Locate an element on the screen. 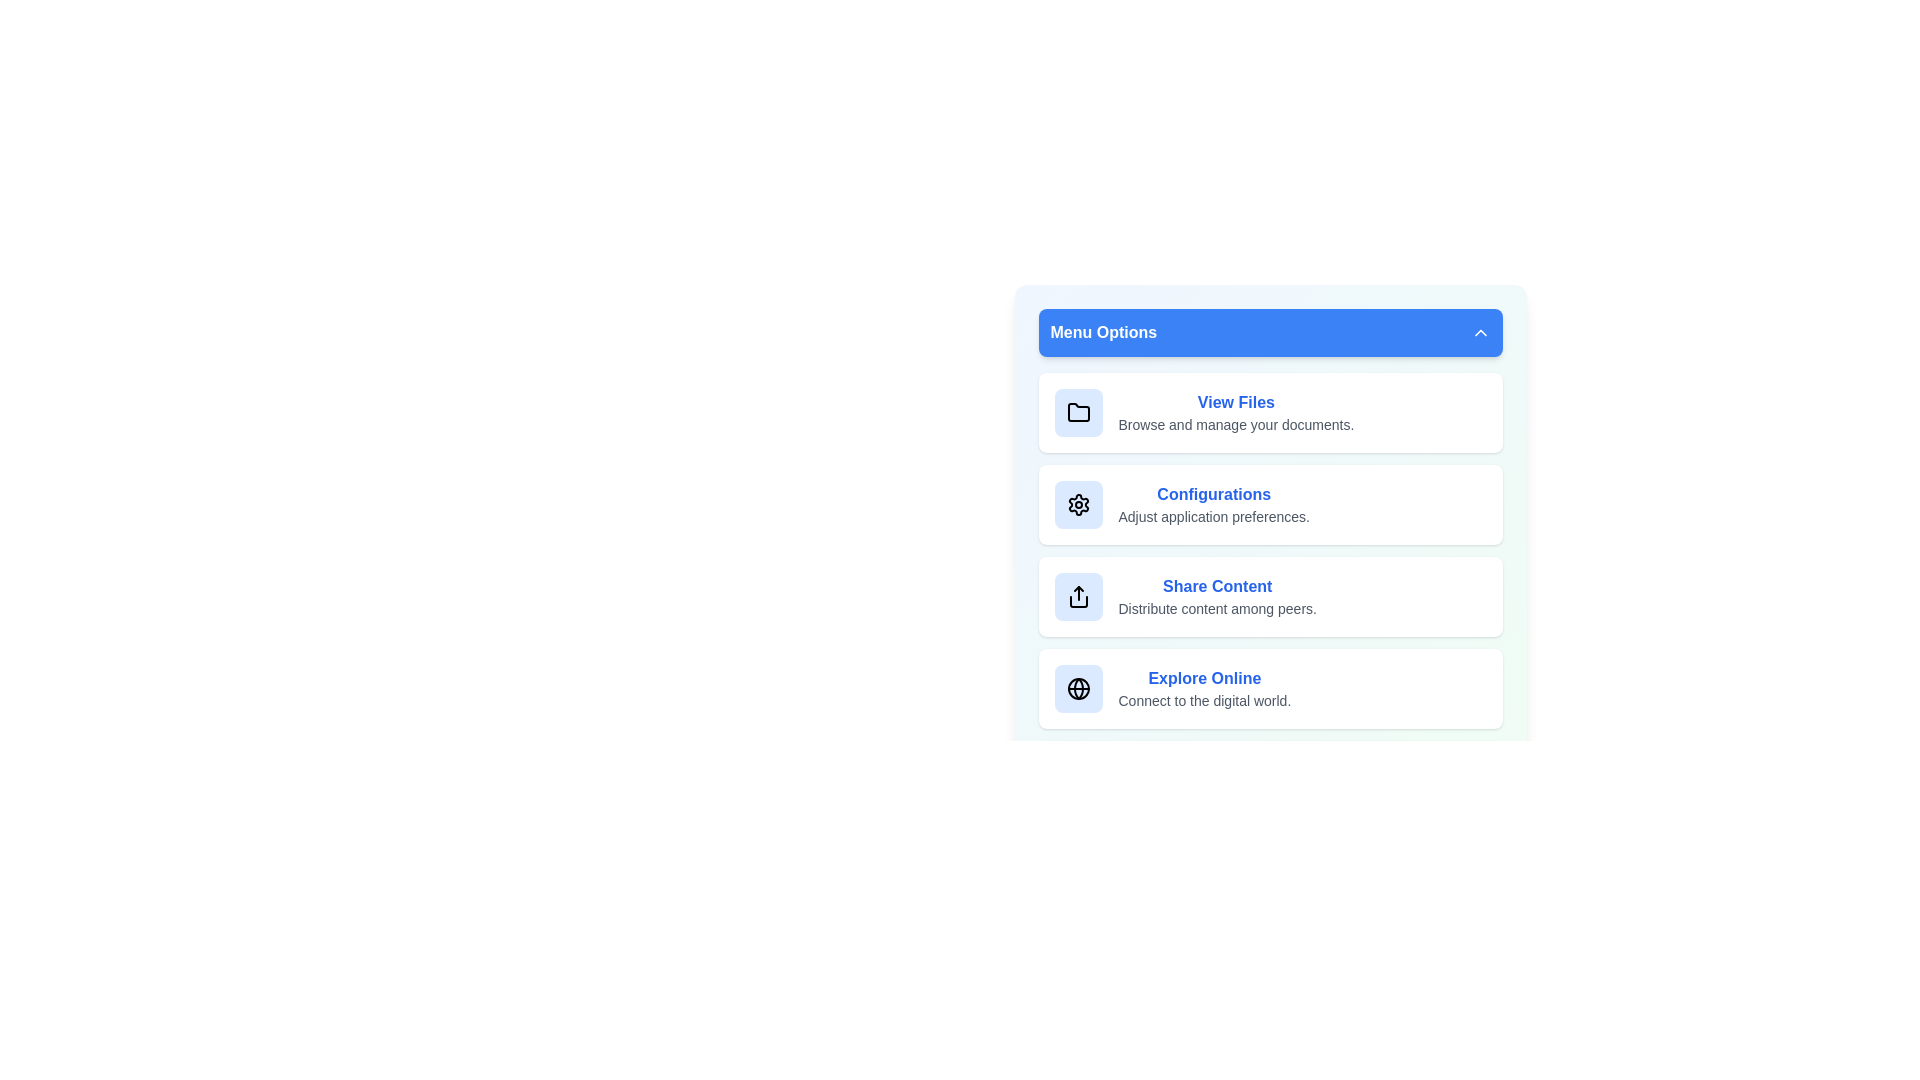  the menu item corresponding to Explore Online is located at coordinates (1269, 688).